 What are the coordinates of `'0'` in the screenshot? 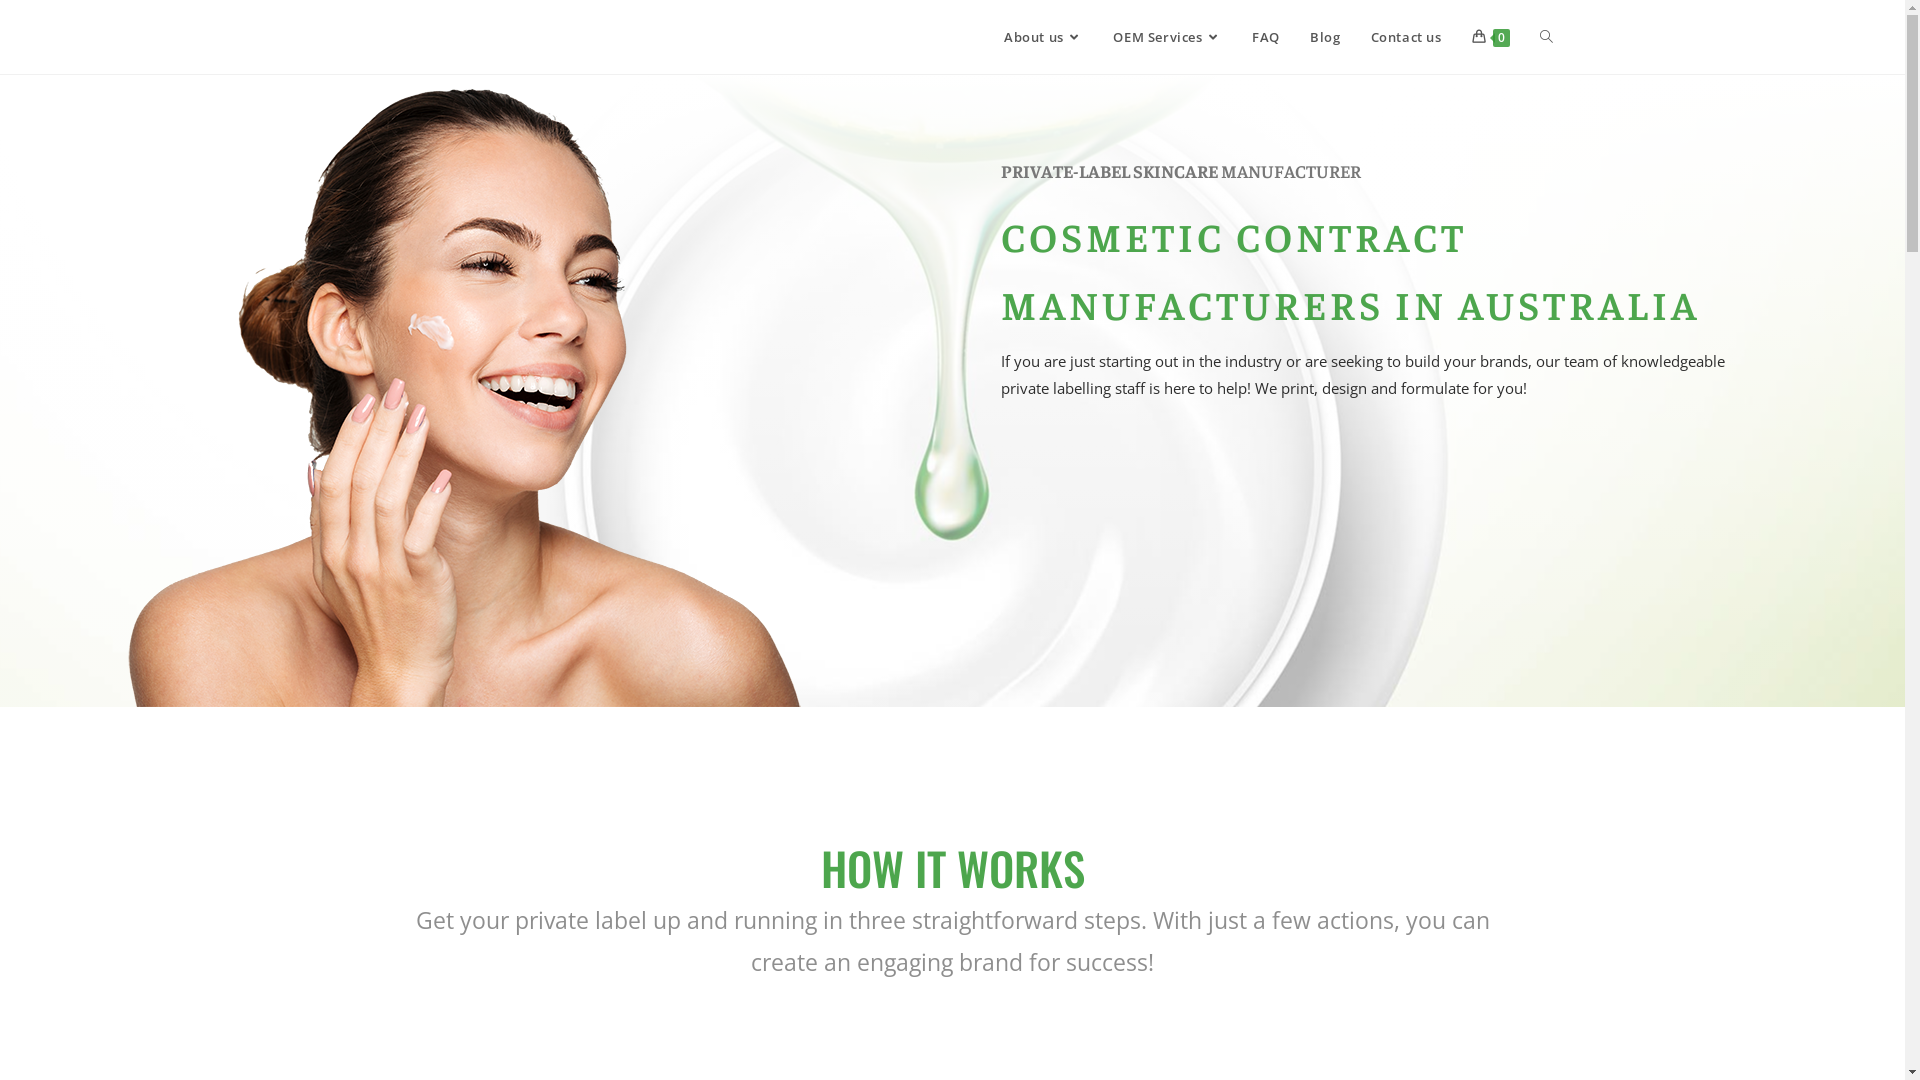 It's located at (1455, 37).